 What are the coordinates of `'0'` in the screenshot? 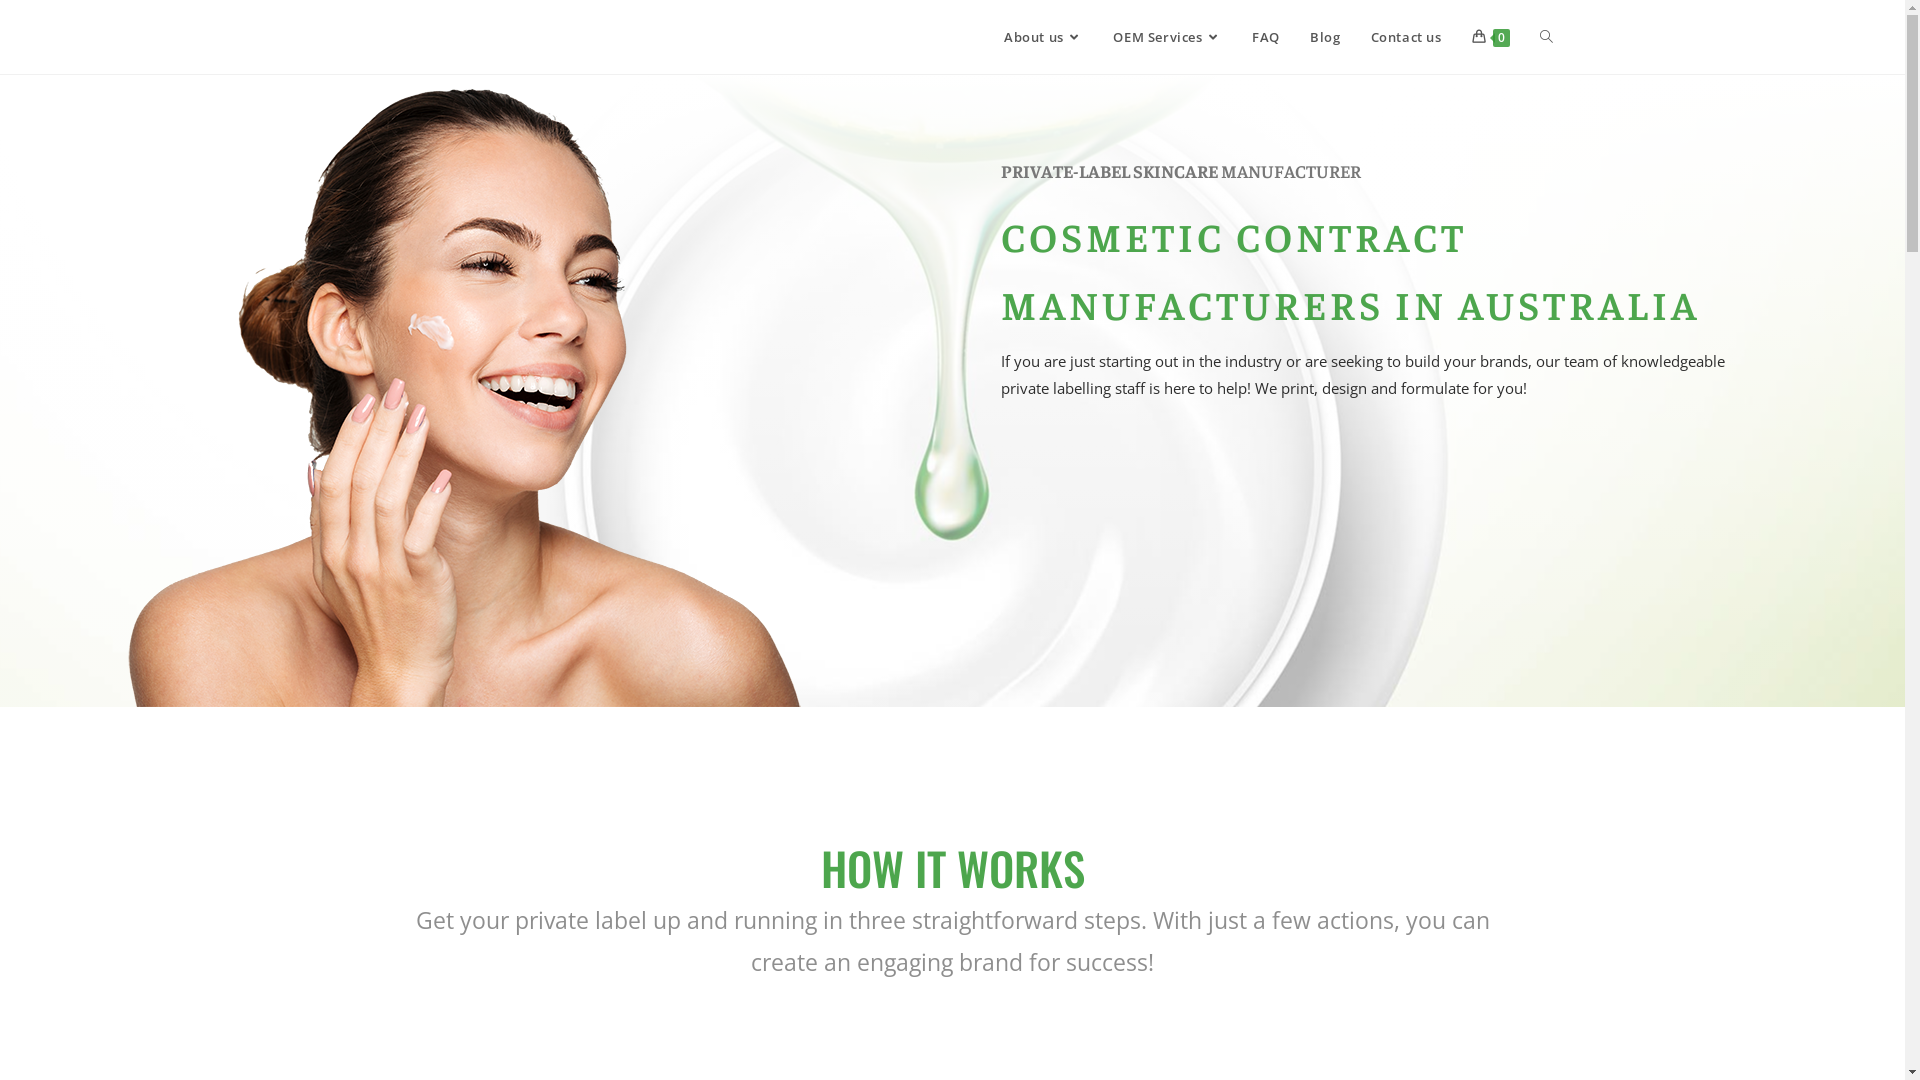 It's located at (1455, 37).